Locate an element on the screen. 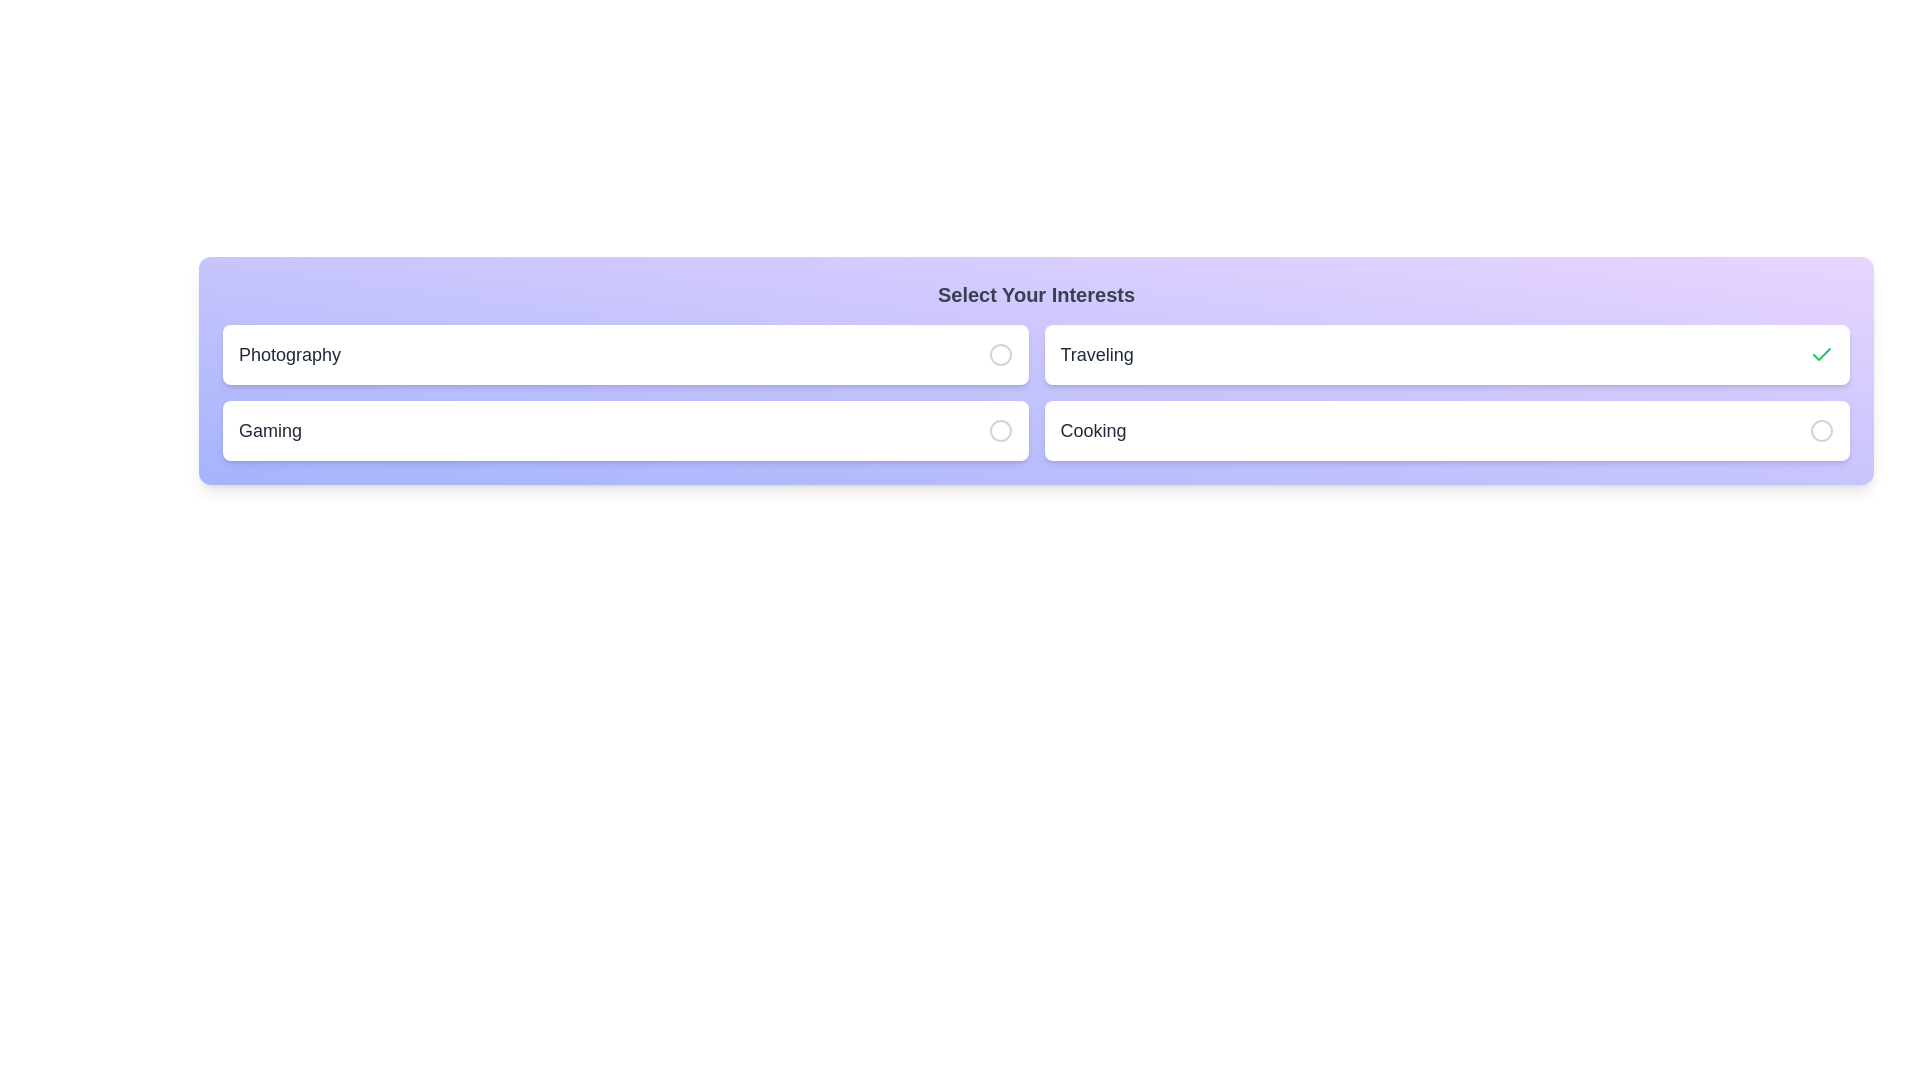 This screenshot has width=1920, height=1080. the interest item Traveling is located at coordinates (1447, 353).